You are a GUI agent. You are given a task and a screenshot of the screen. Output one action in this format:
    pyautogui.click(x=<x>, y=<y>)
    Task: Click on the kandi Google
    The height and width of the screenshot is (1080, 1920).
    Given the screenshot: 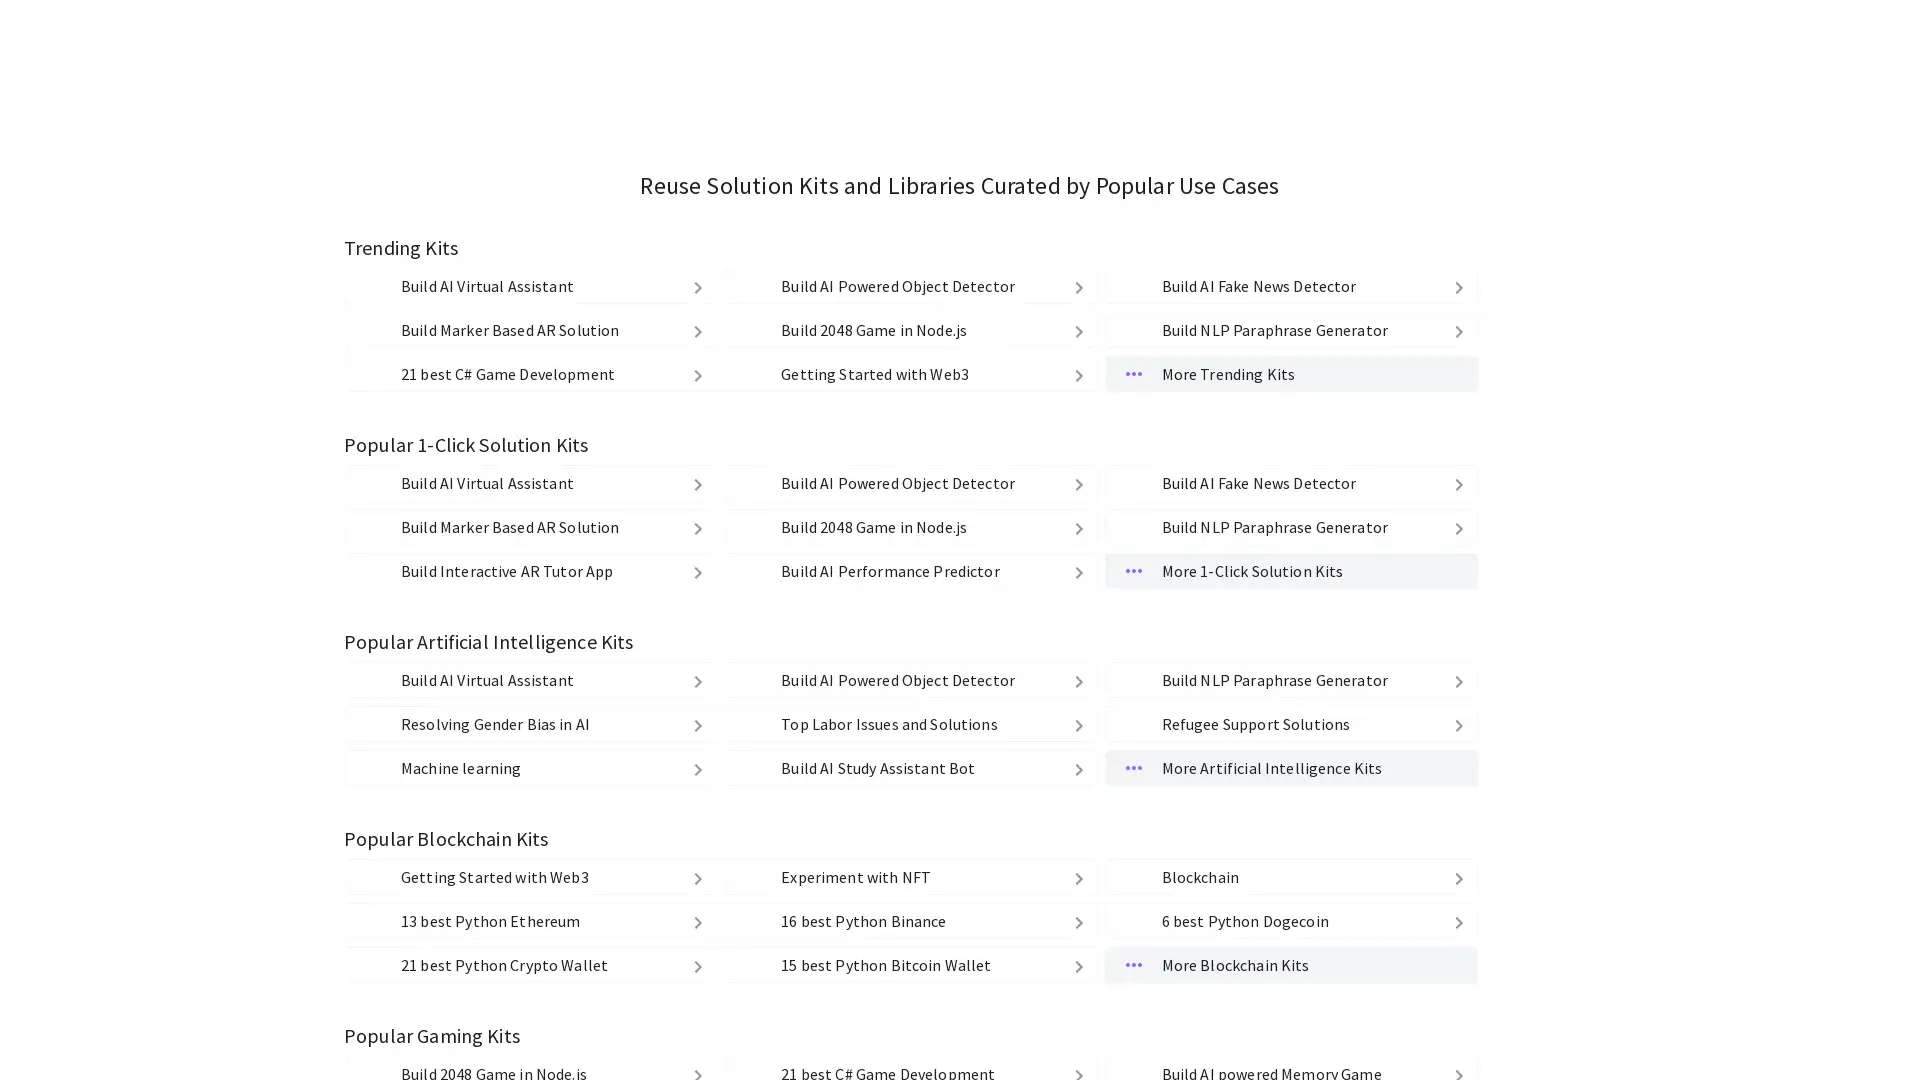 What is the action you would take?
    pyautogui.click(x=1705, y=67)
    